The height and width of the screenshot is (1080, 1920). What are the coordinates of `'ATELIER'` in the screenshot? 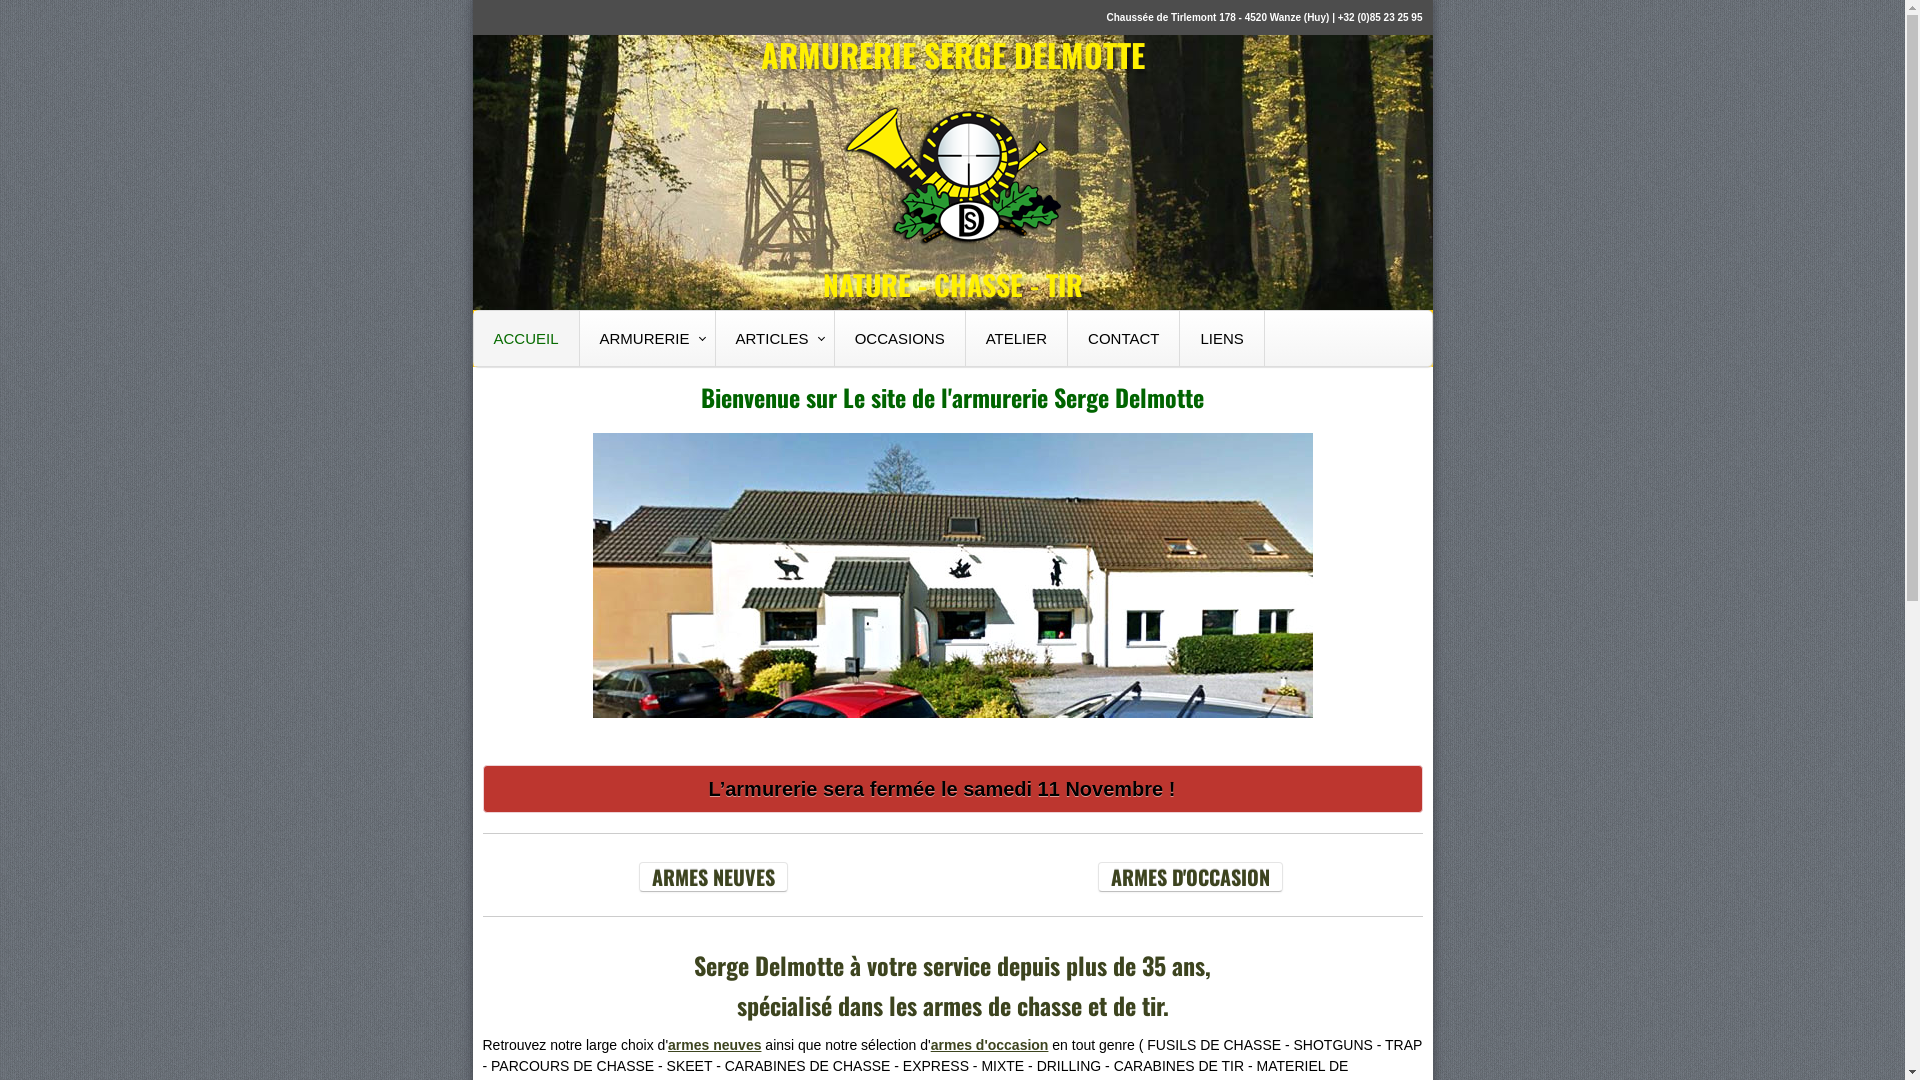 It's located at (1017, 337).